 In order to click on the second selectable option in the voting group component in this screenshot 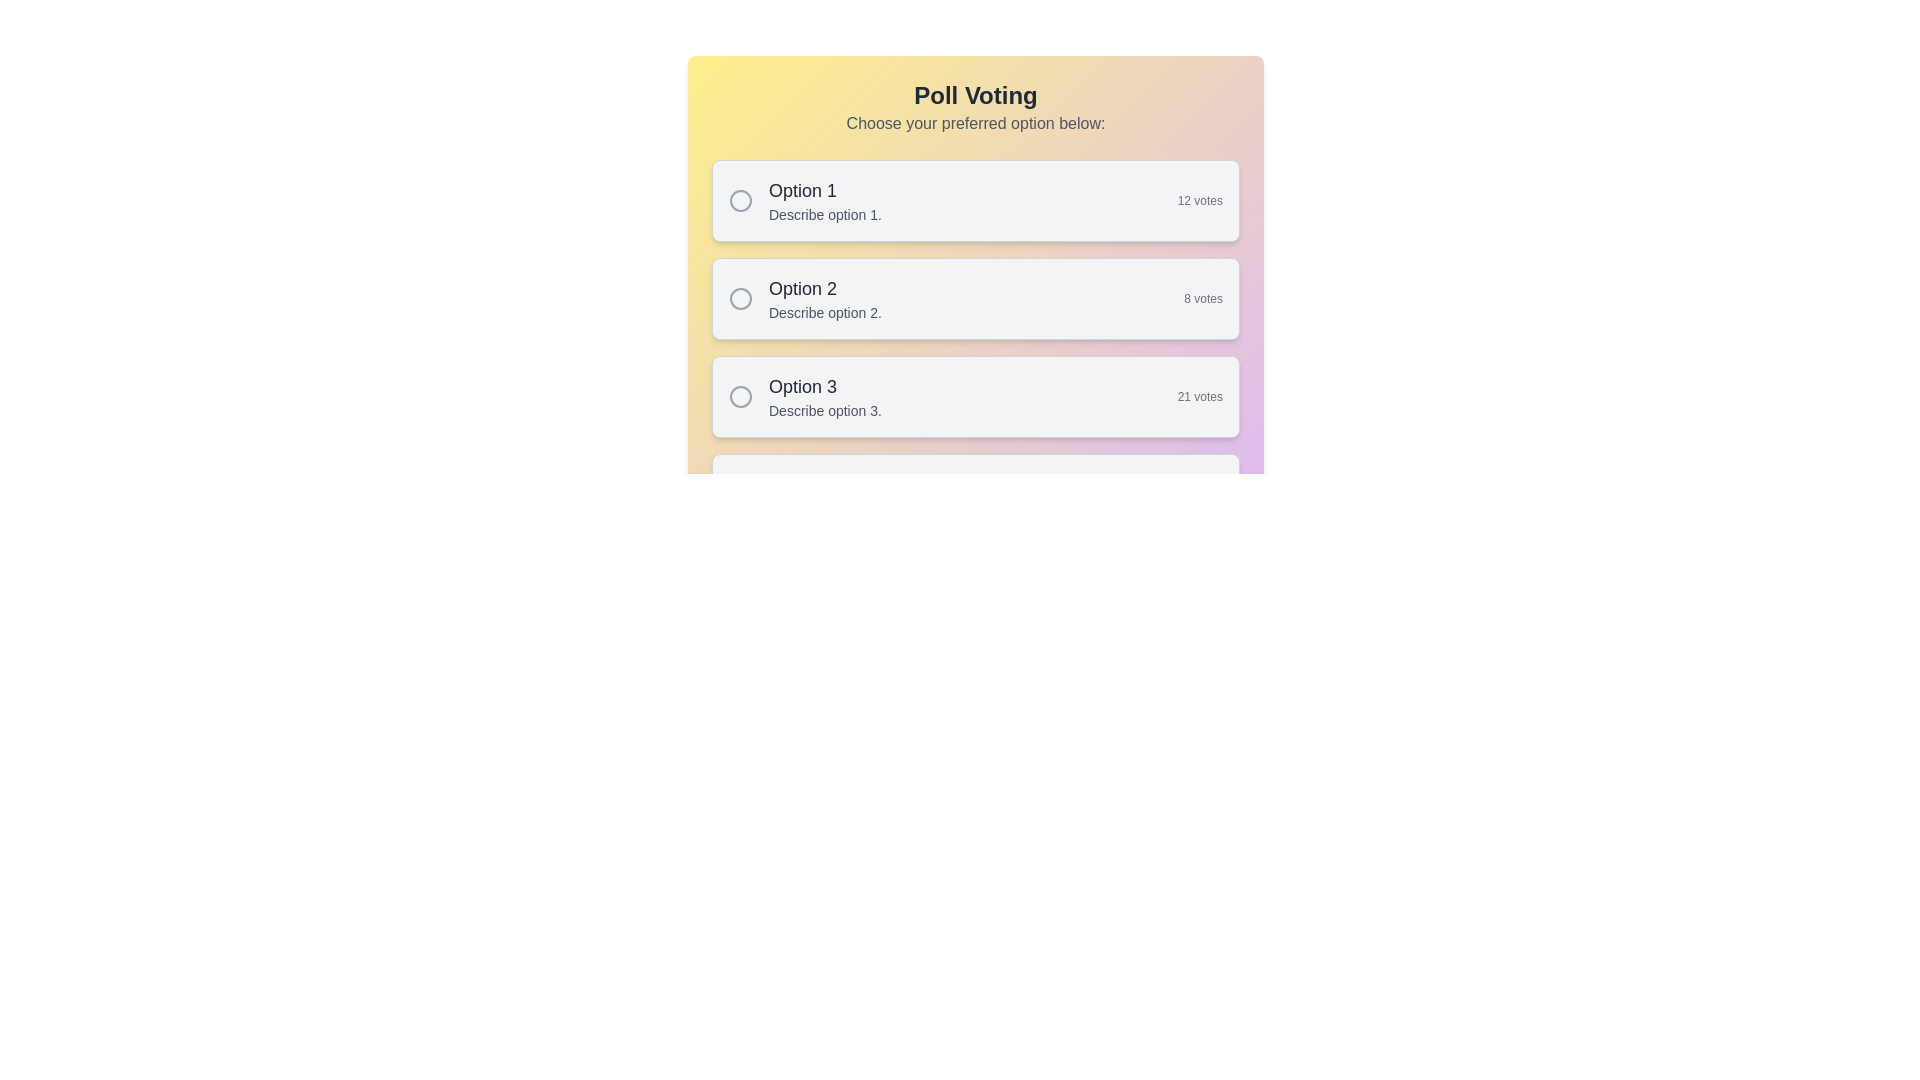, I will do `click(975, 346)`.